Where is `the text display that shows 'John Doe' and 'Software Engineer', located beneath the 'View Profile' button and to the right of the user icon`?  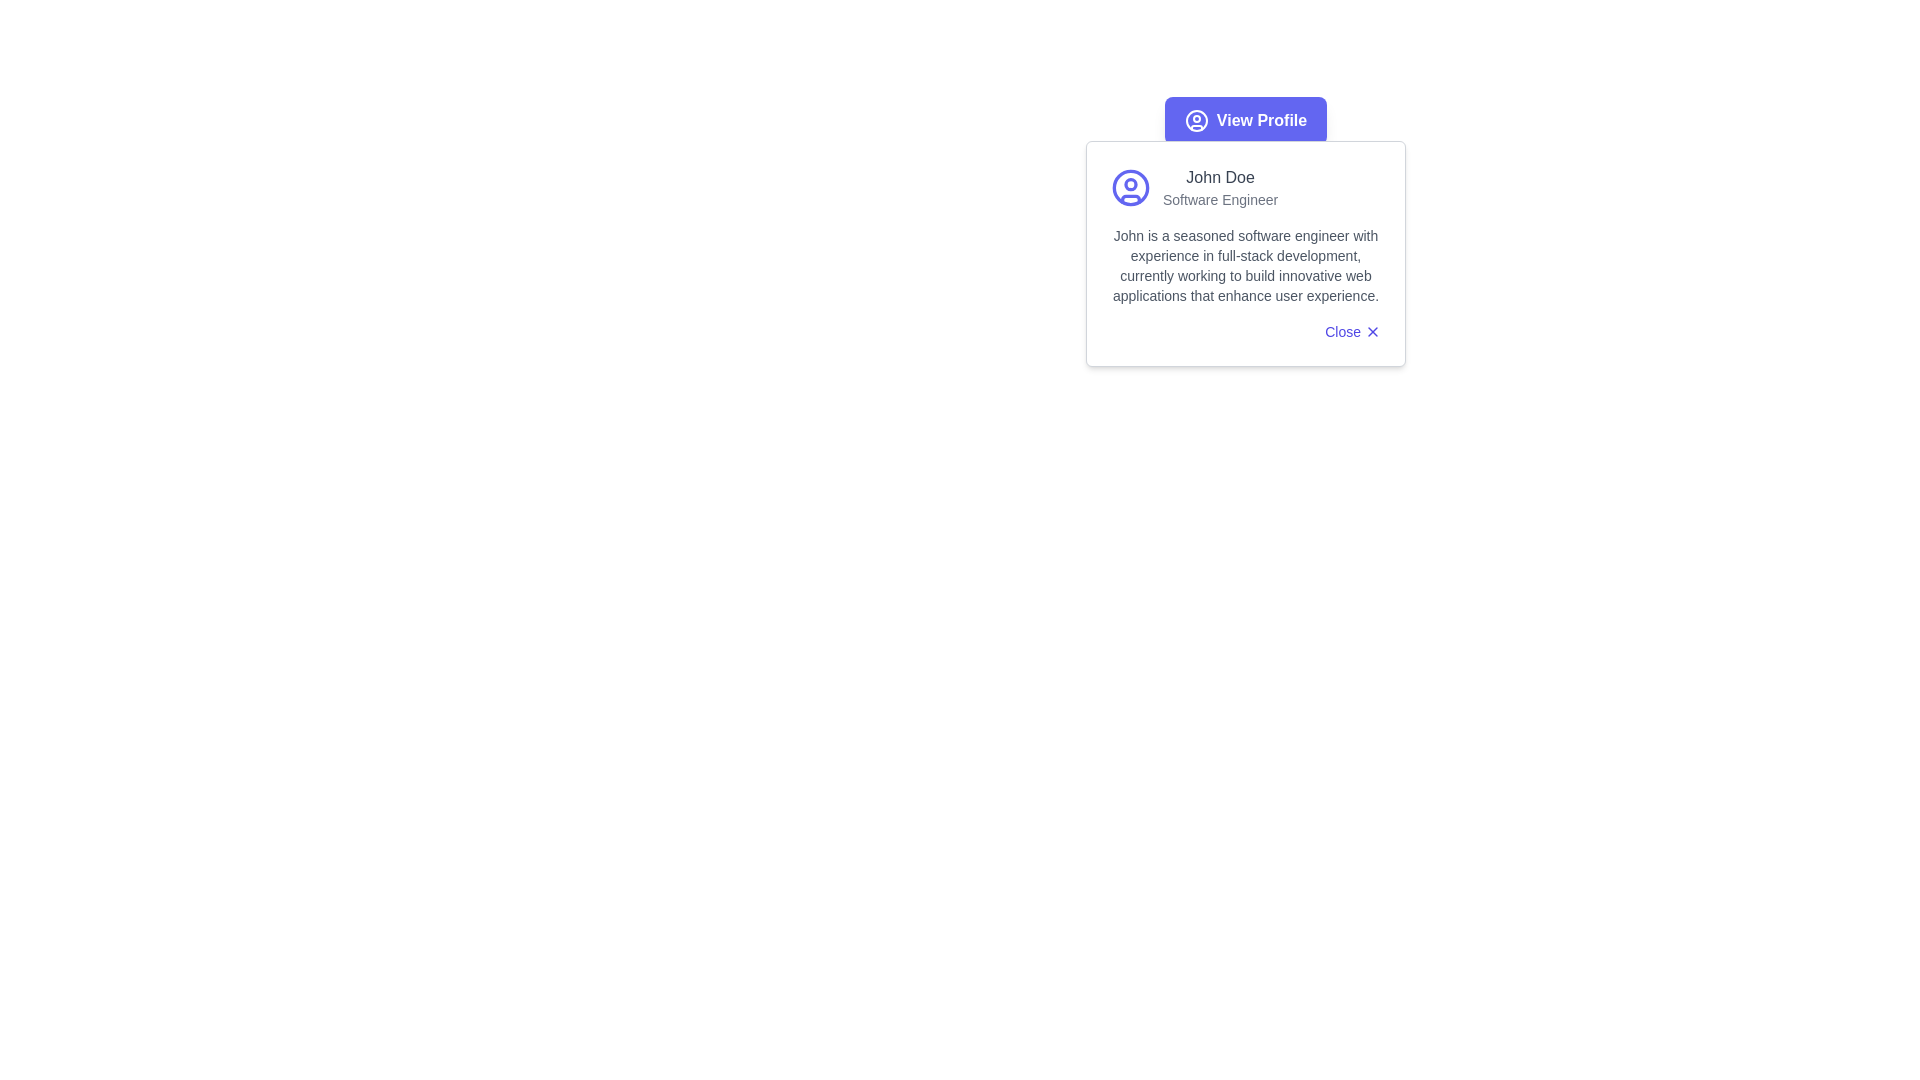
the text display that shows 'John Doe' and 'Software Engineer', located beneath the 'View Profile' button and to the right of the user icon is located at coordinates (1219, 188).